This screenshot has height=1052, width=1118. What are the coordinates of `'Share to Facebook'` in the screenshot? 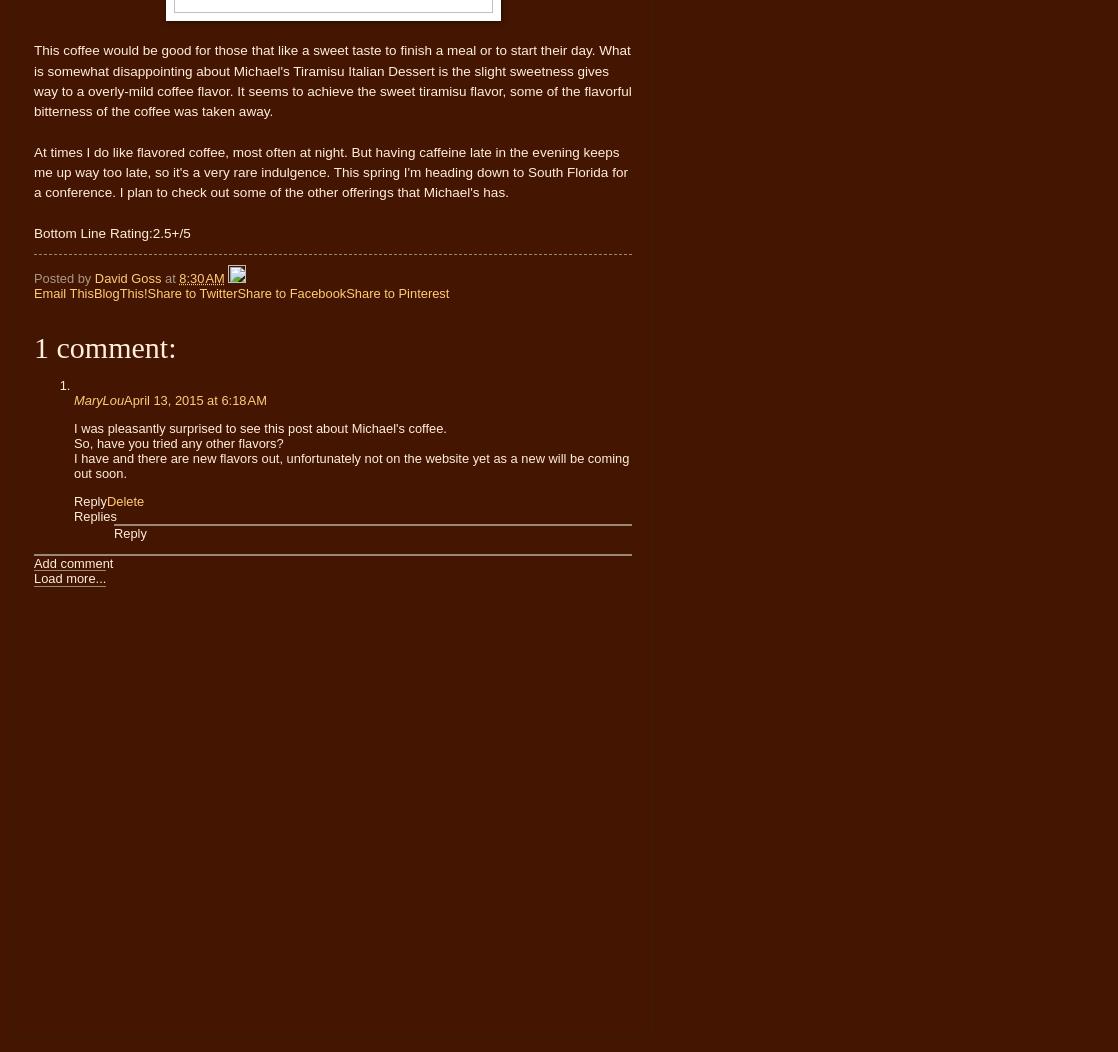 It's located at (290, 293).